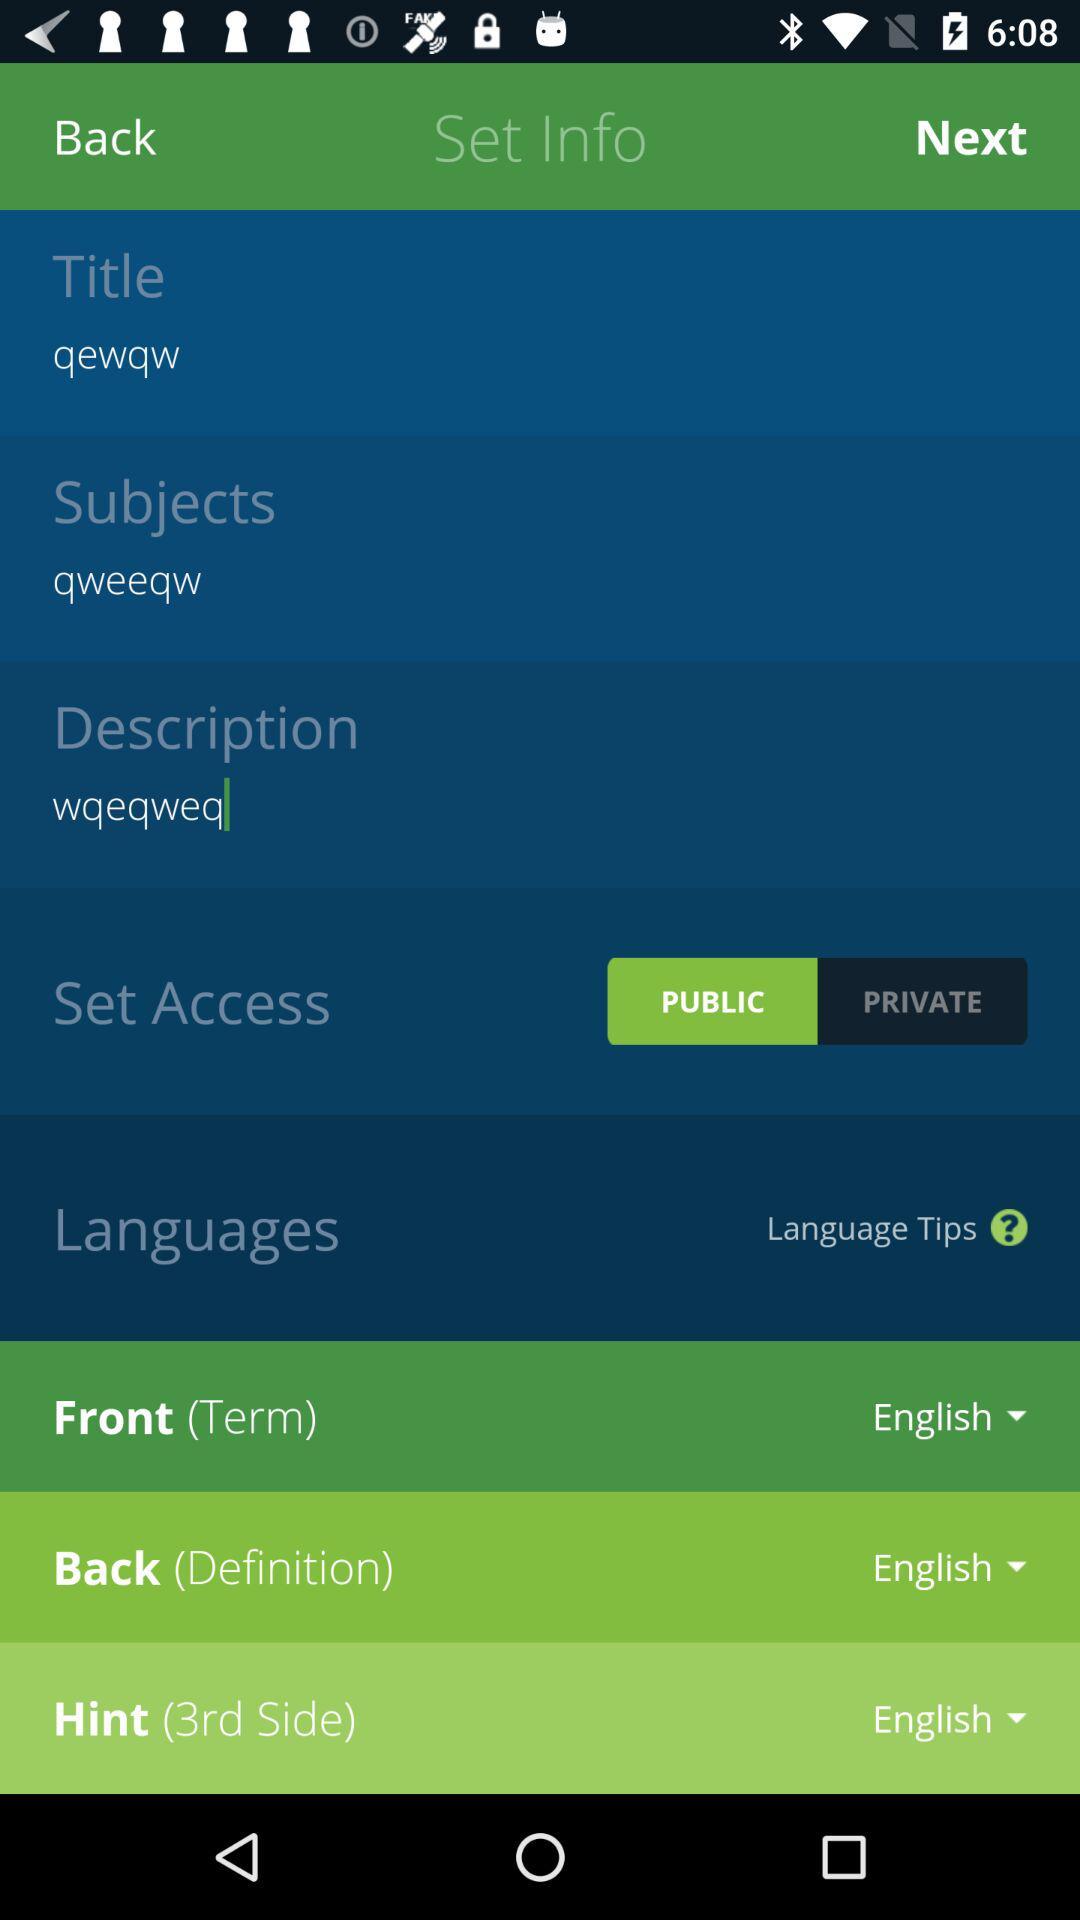  I want to click on item above the public icon, so click(540, 804).